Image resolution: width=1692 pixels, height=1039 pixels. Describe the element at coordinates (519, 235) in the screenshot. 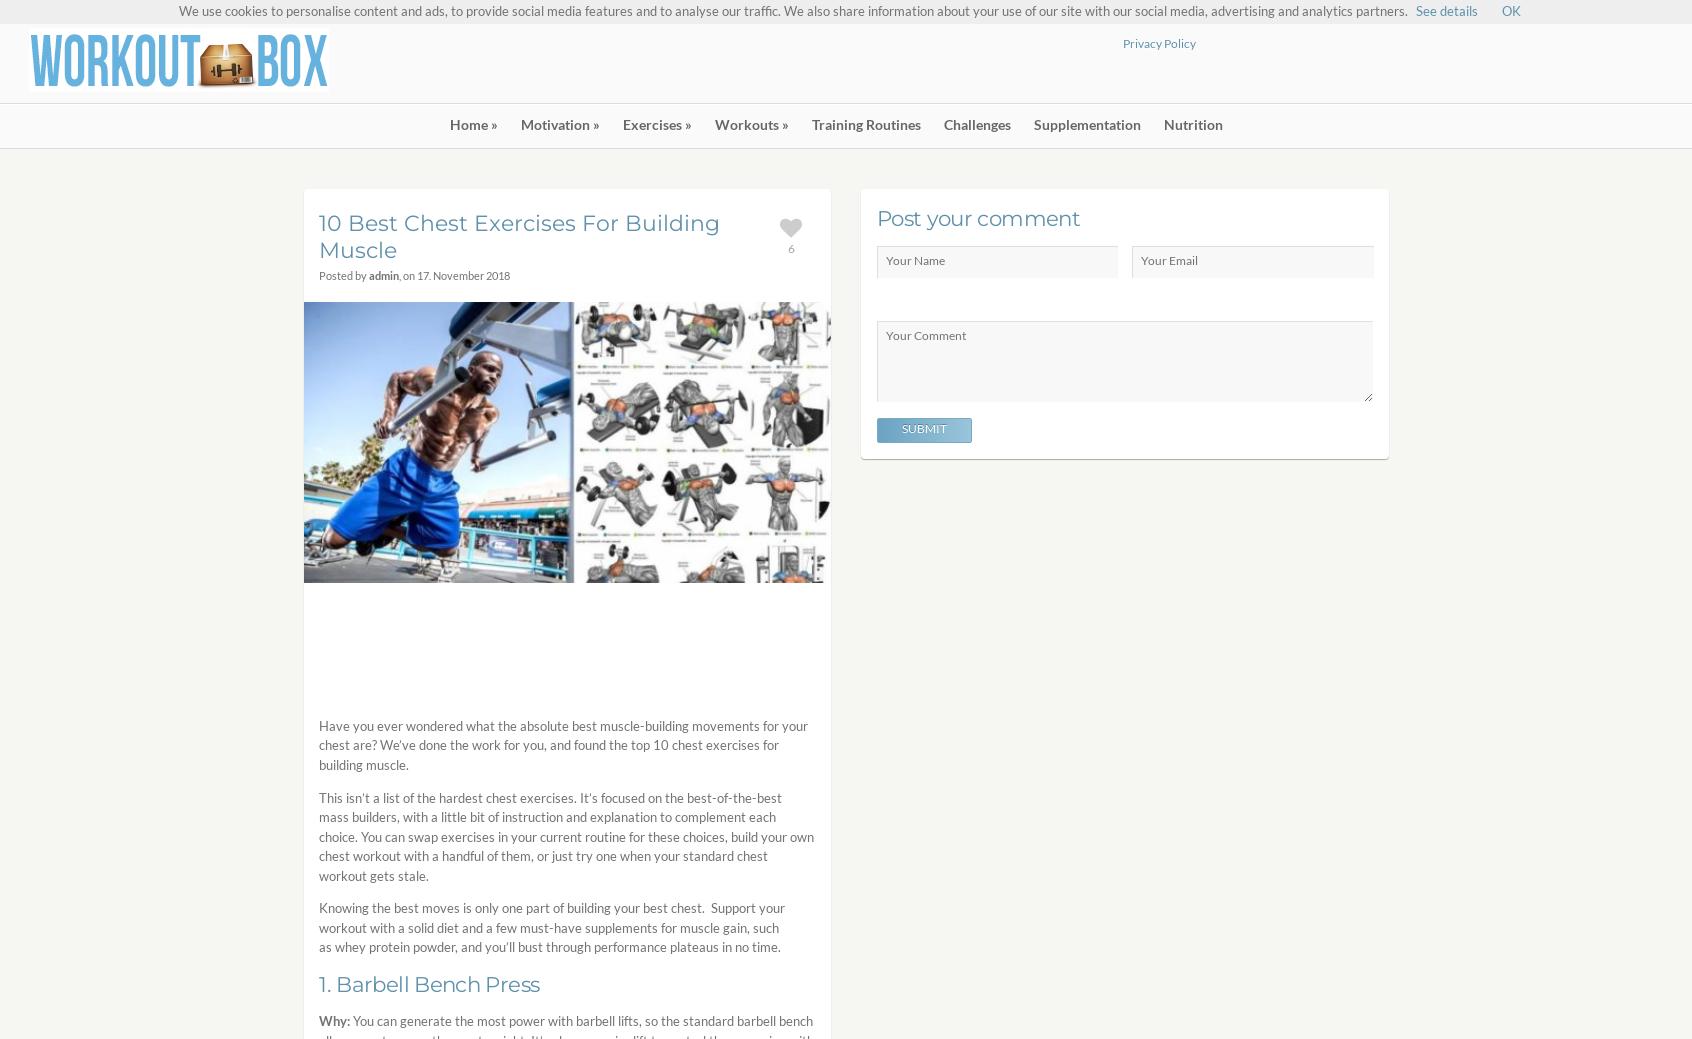

I see `'10 Best Chest Exercises For Building Muscle'` at that location.